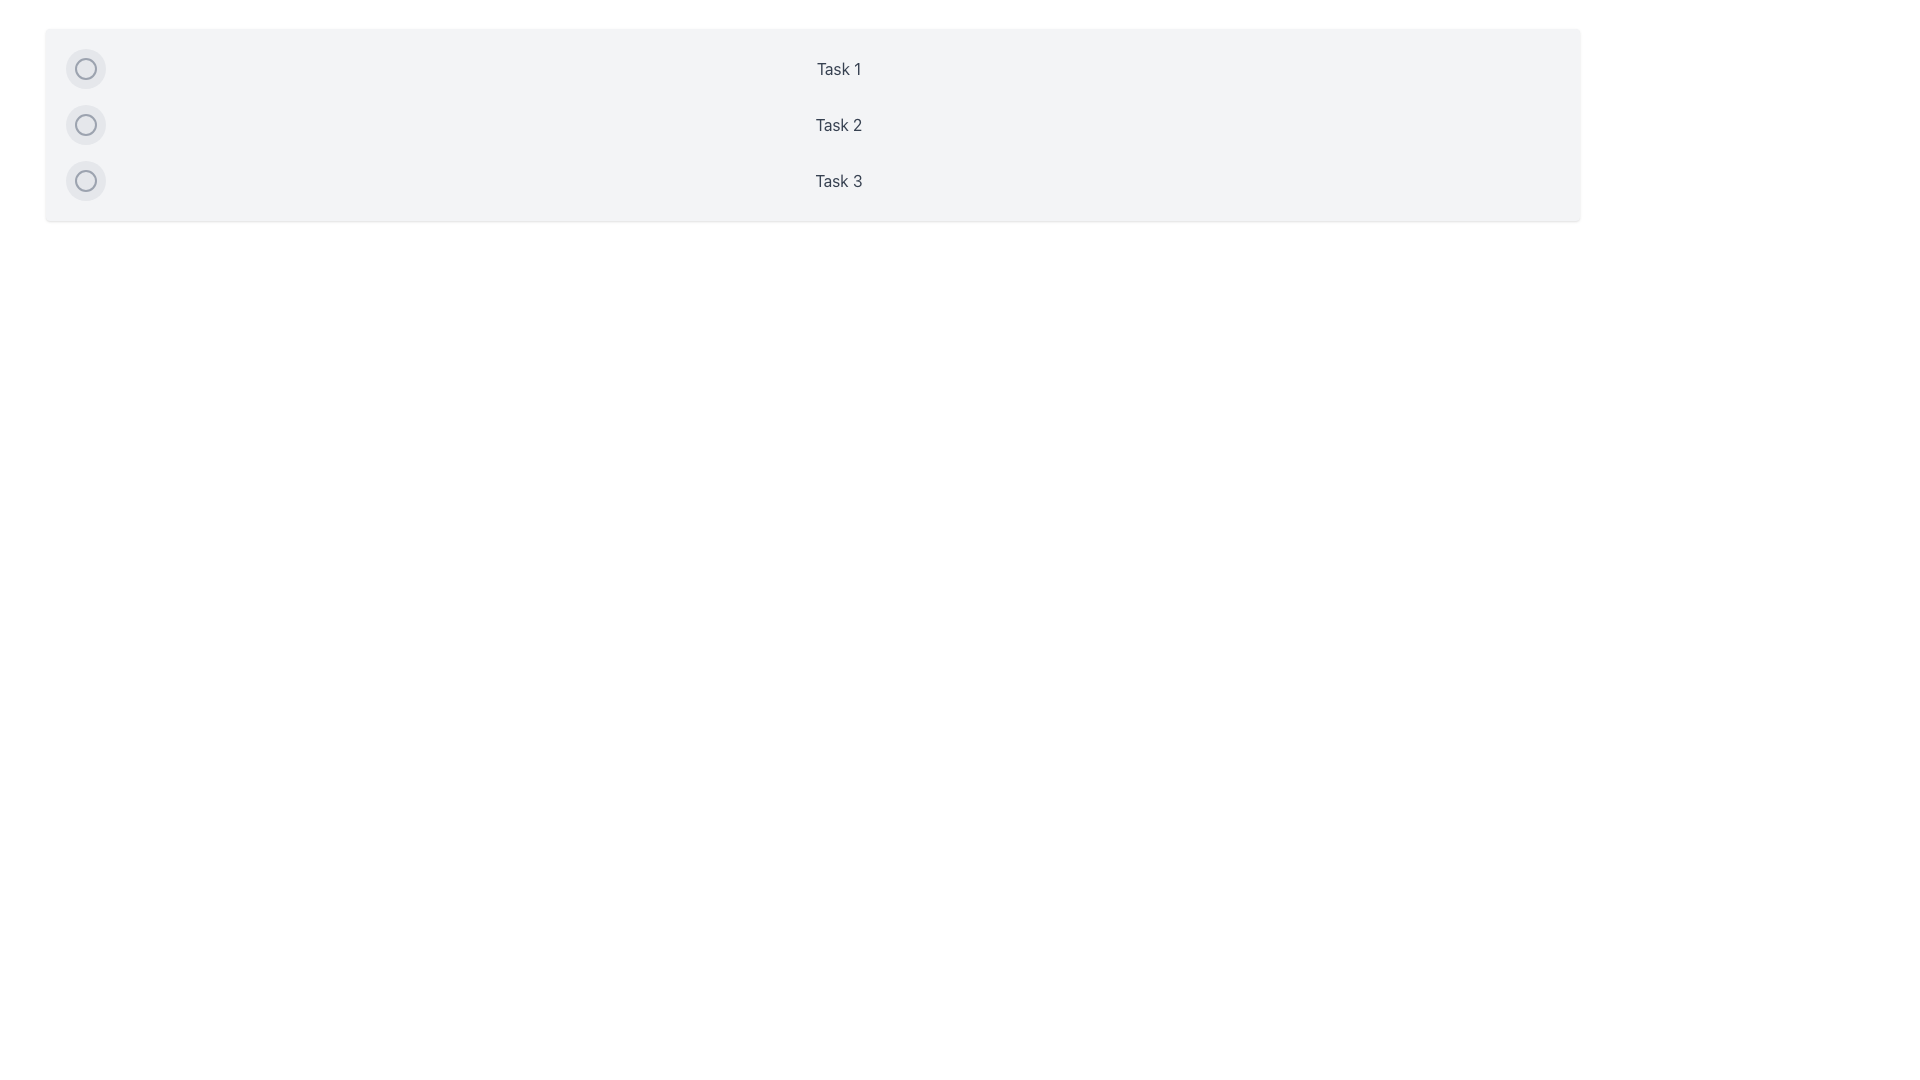 The image size is (1920, 1080). I want to click on the interactive circular icon element aligned next to the label 'Task 1' for keyboard navigation, so click(85, 68).